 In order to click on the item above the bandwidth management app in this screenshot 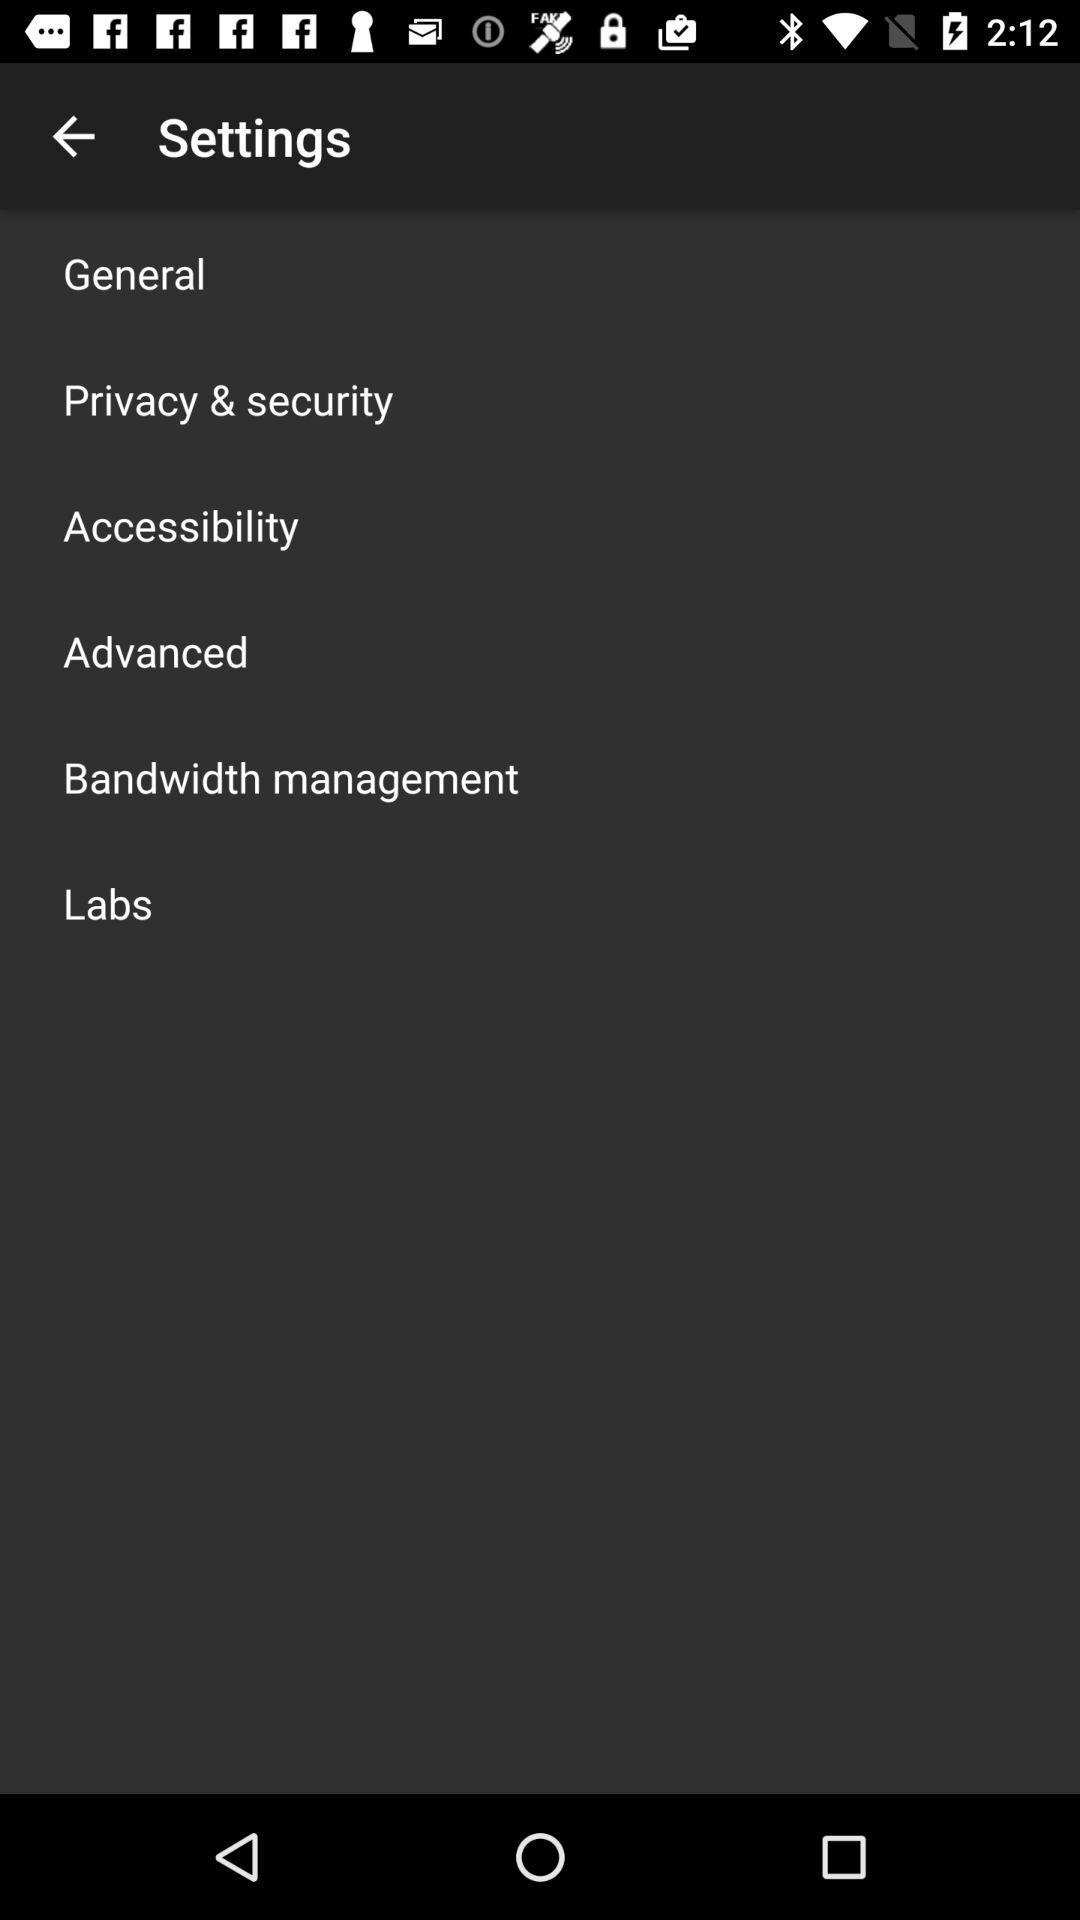, I will do `click(154, 651)`.